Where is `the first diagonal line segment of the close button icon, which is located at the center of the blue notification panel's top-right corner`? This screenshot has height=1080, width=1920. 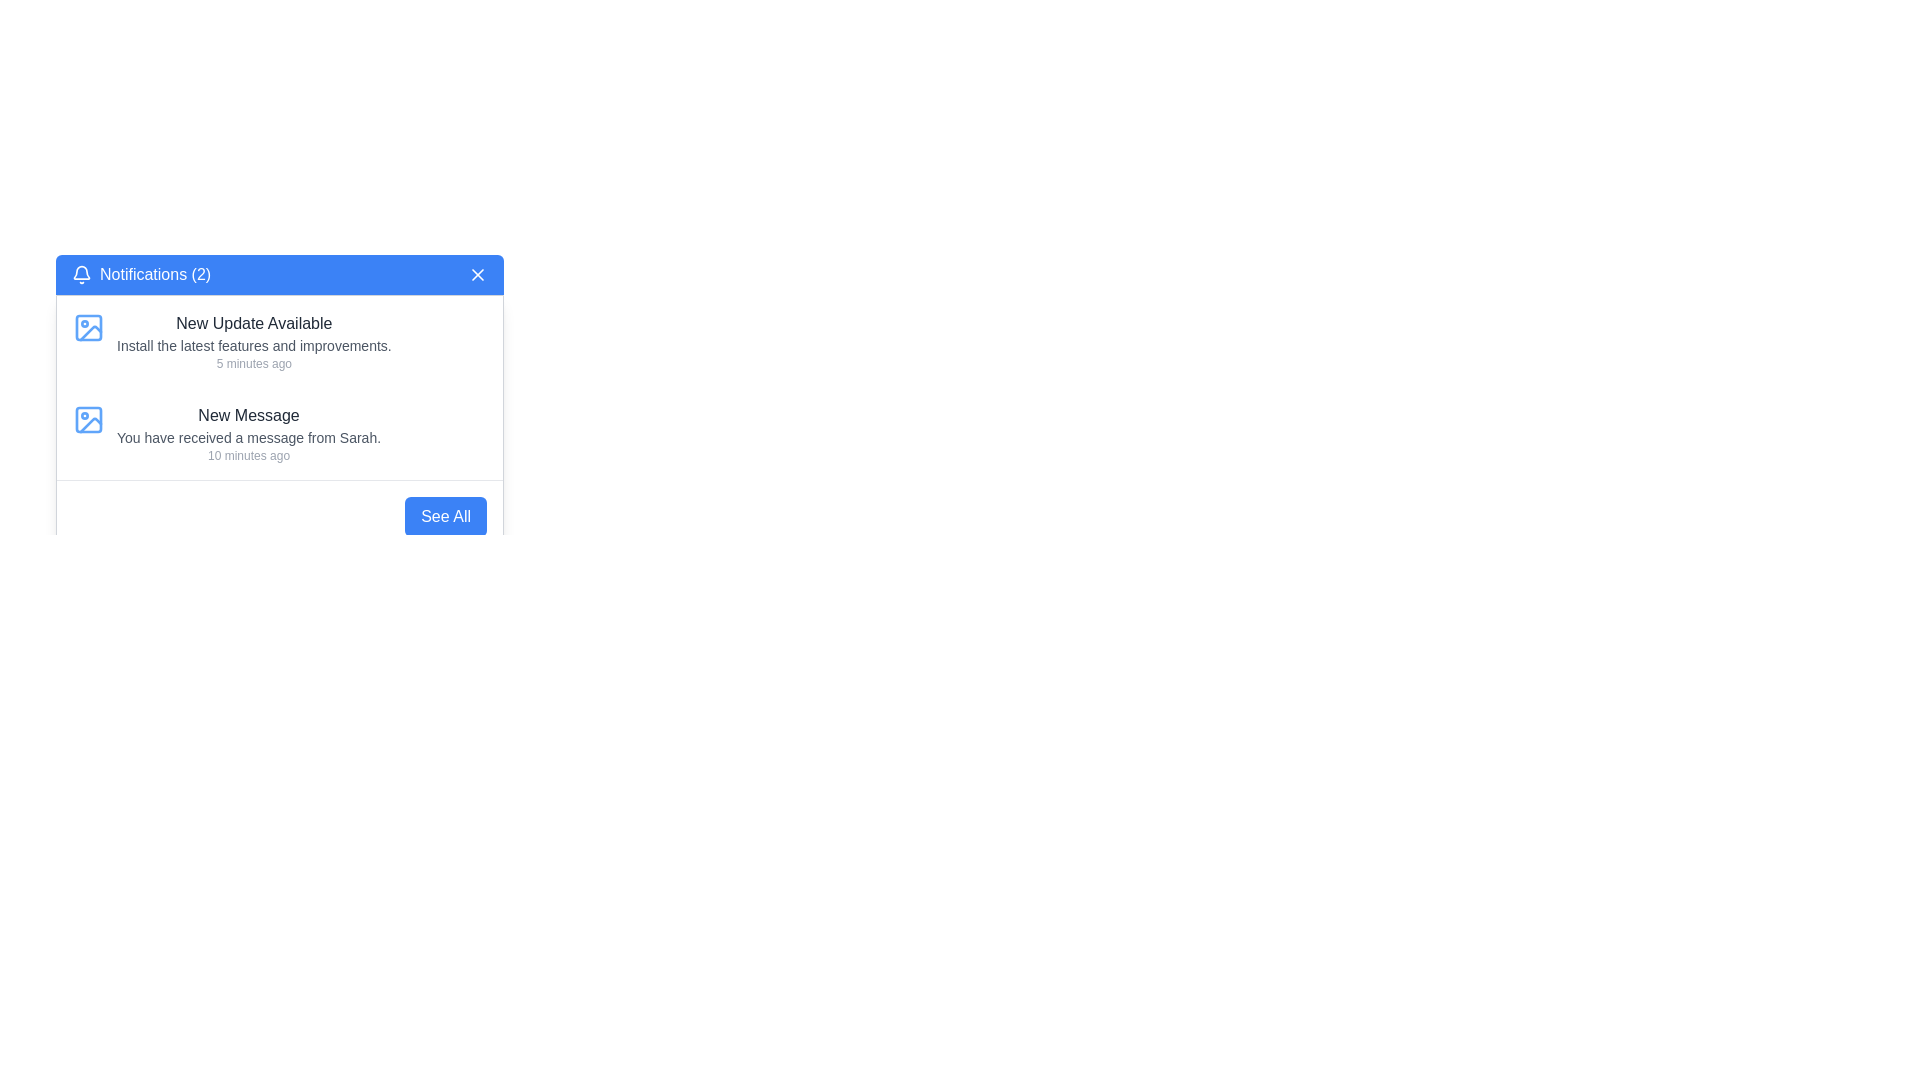
the first diagonal line segment of the close button icon, which is located at the center of the blue notification panel's top-right corner is located at coordinates (477, 274).